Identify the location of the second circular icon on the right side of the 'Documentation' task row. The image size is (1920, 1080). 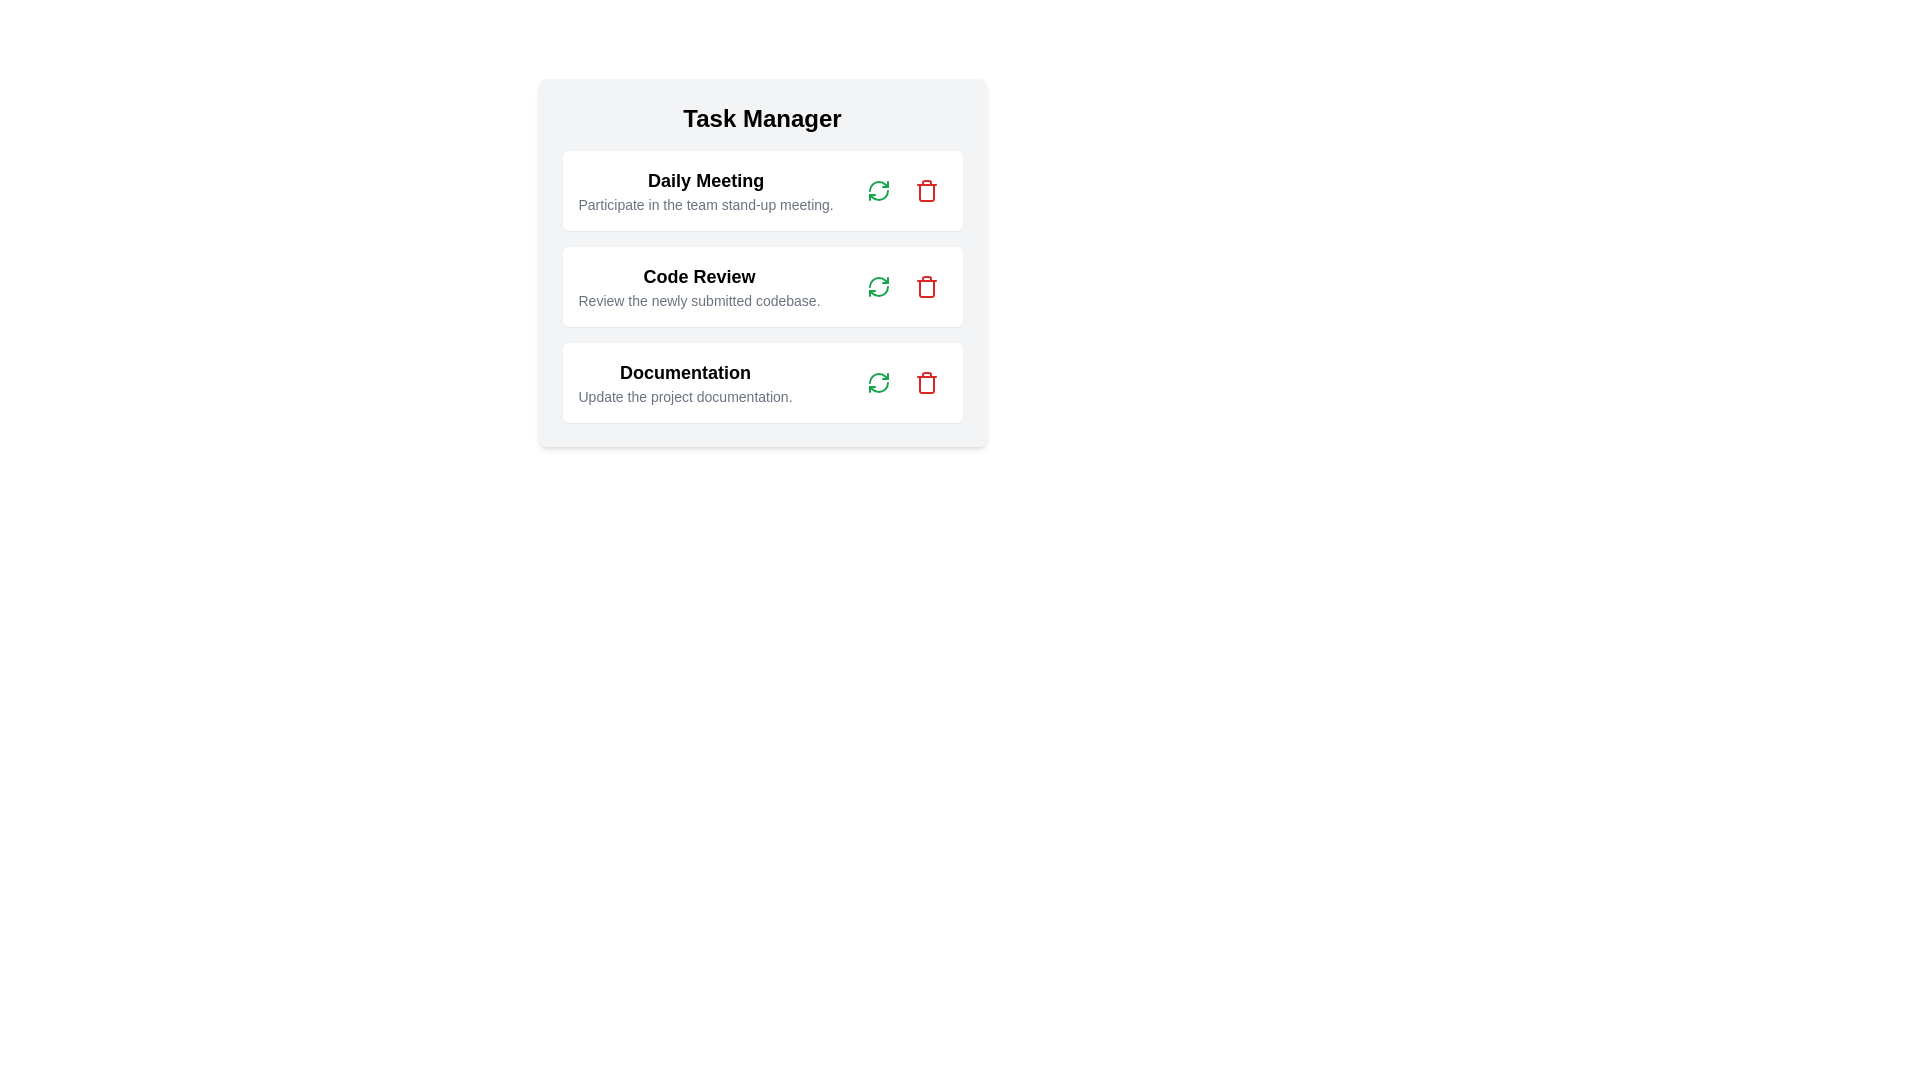
(925, 382).